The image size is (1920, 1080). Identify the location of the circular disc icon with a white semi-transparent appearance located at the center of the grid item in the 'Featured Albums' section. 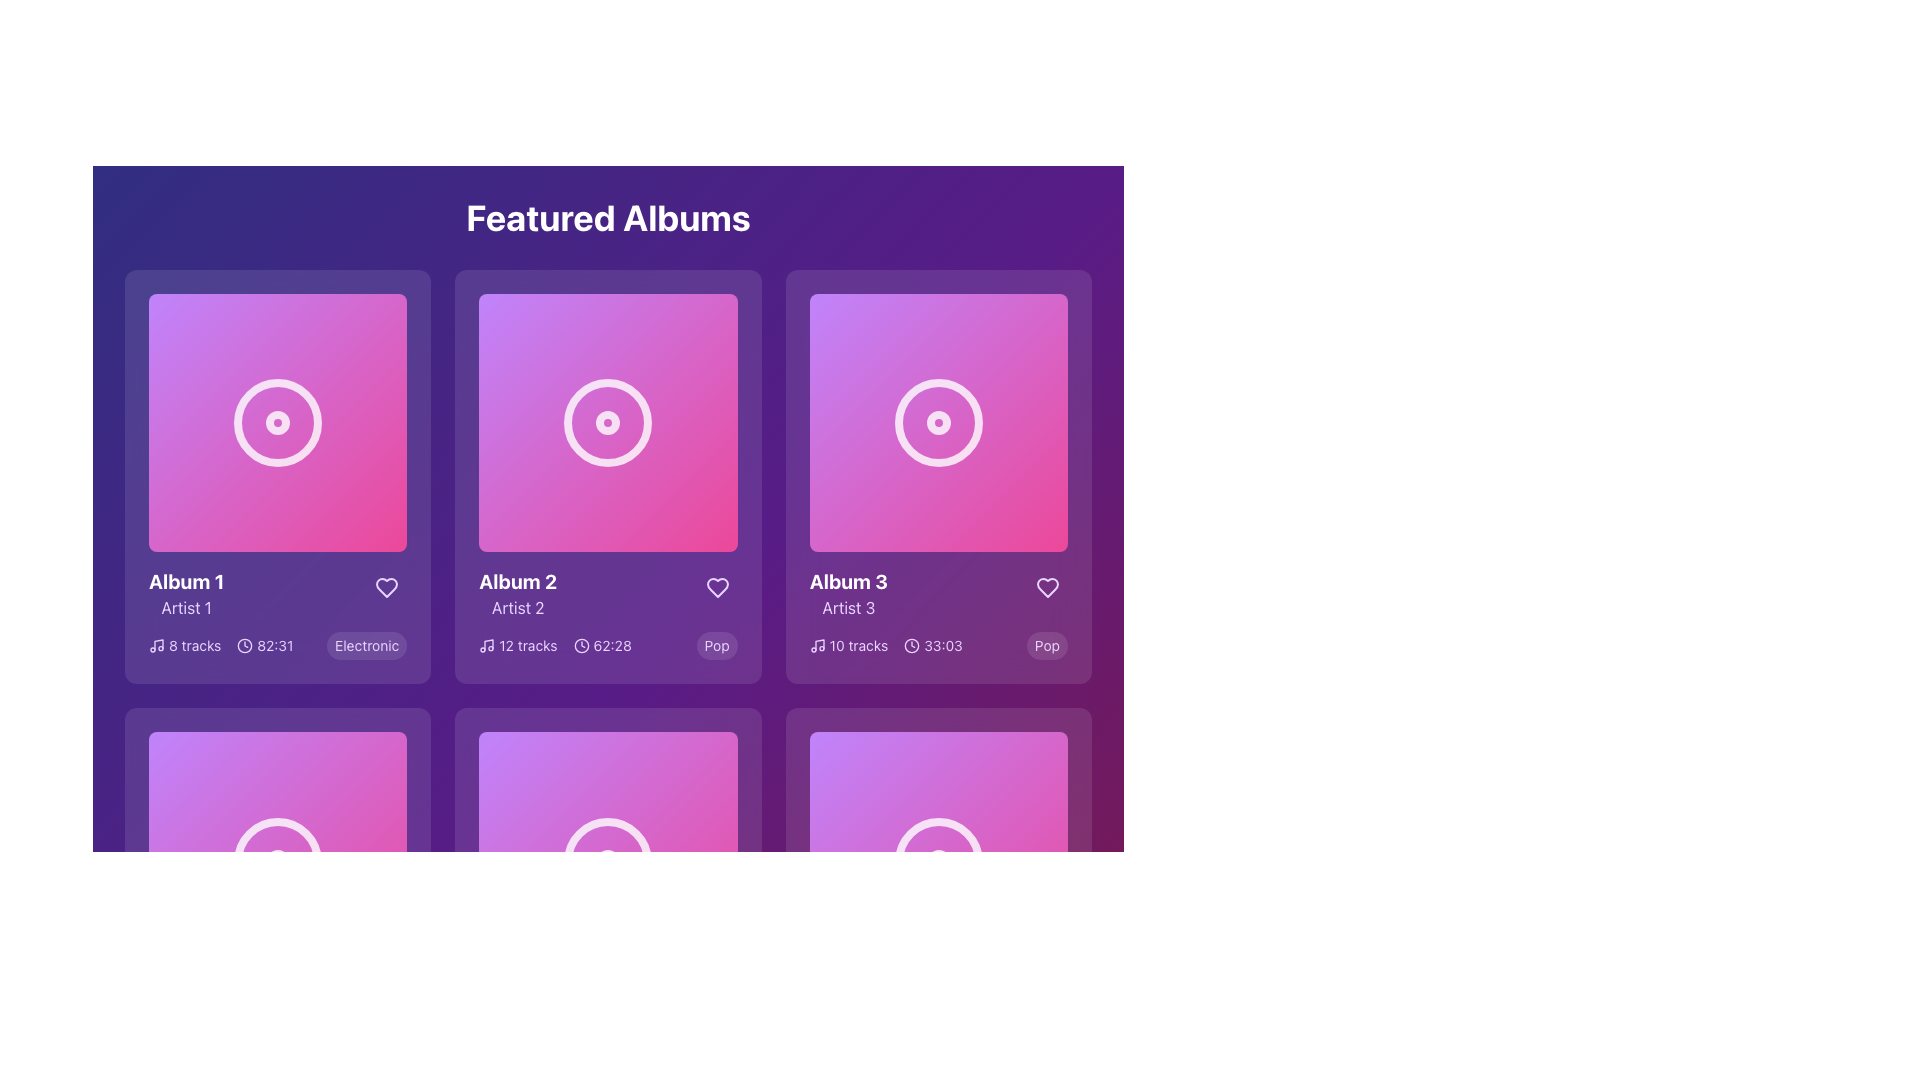
(937, 860).